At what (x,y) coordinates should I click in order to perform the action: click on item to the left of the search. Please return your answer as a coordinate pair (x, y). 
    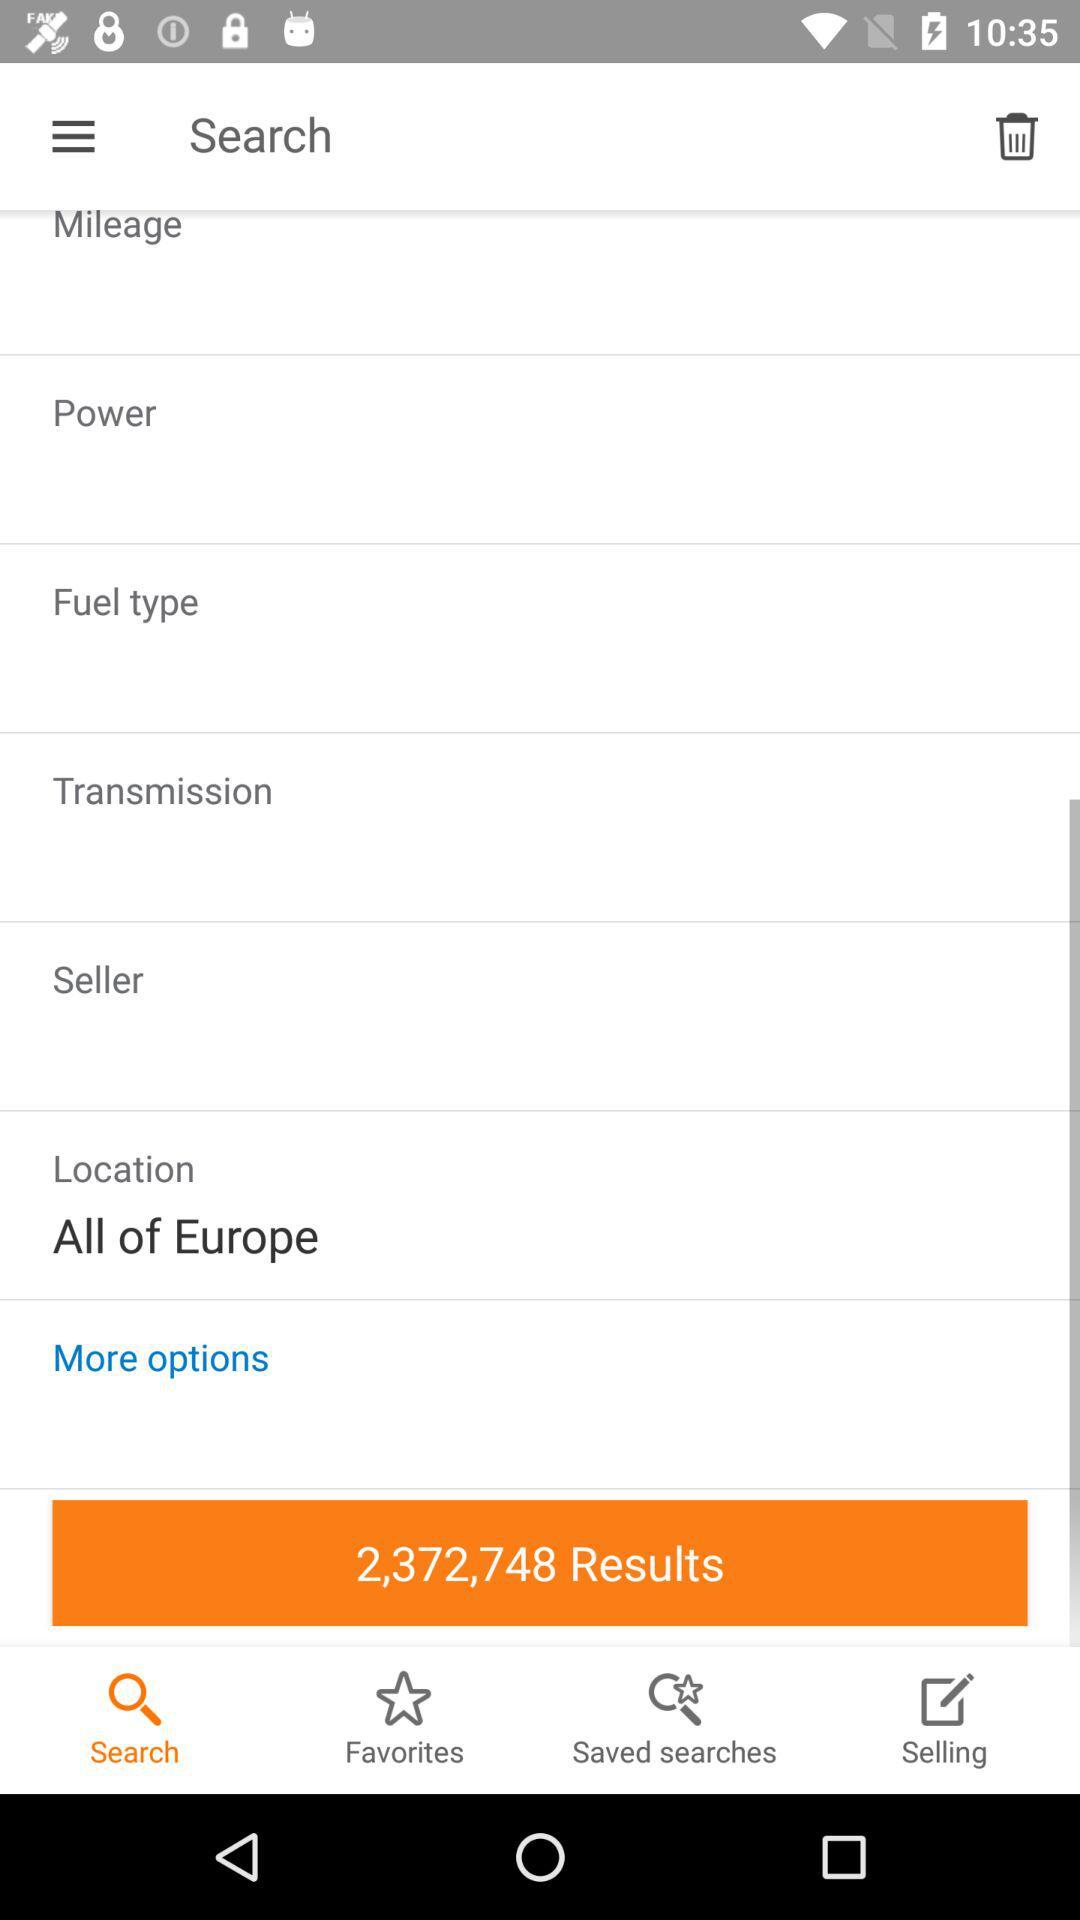
    Looking at the image, I should click on (72, 135).